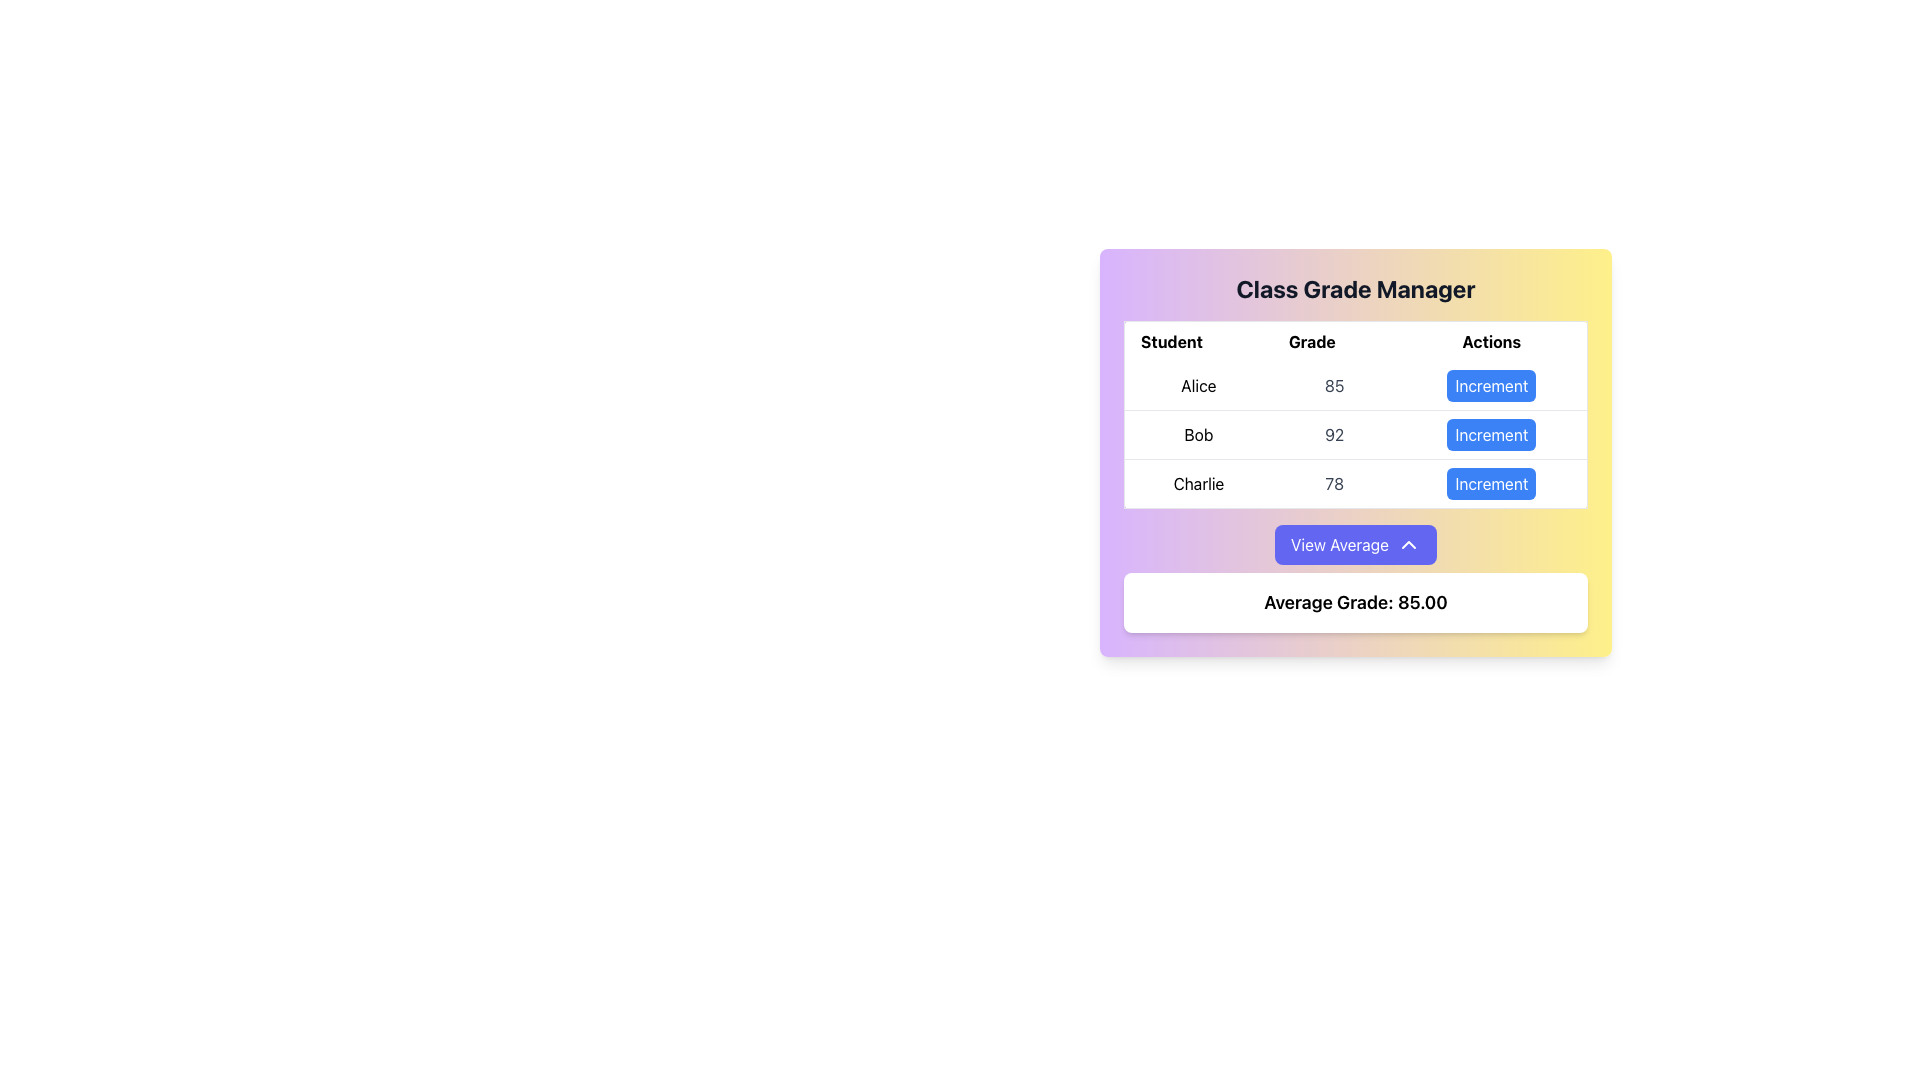 The width and height of the screenshot is (1920, 1080). What do you see at coordinates (1356, 289) in the screenshot?
I see `the header text-label UI element that introduces the content of the card related to managing class grades, located at the top portion of the card` at bounding box center [1356, 289].